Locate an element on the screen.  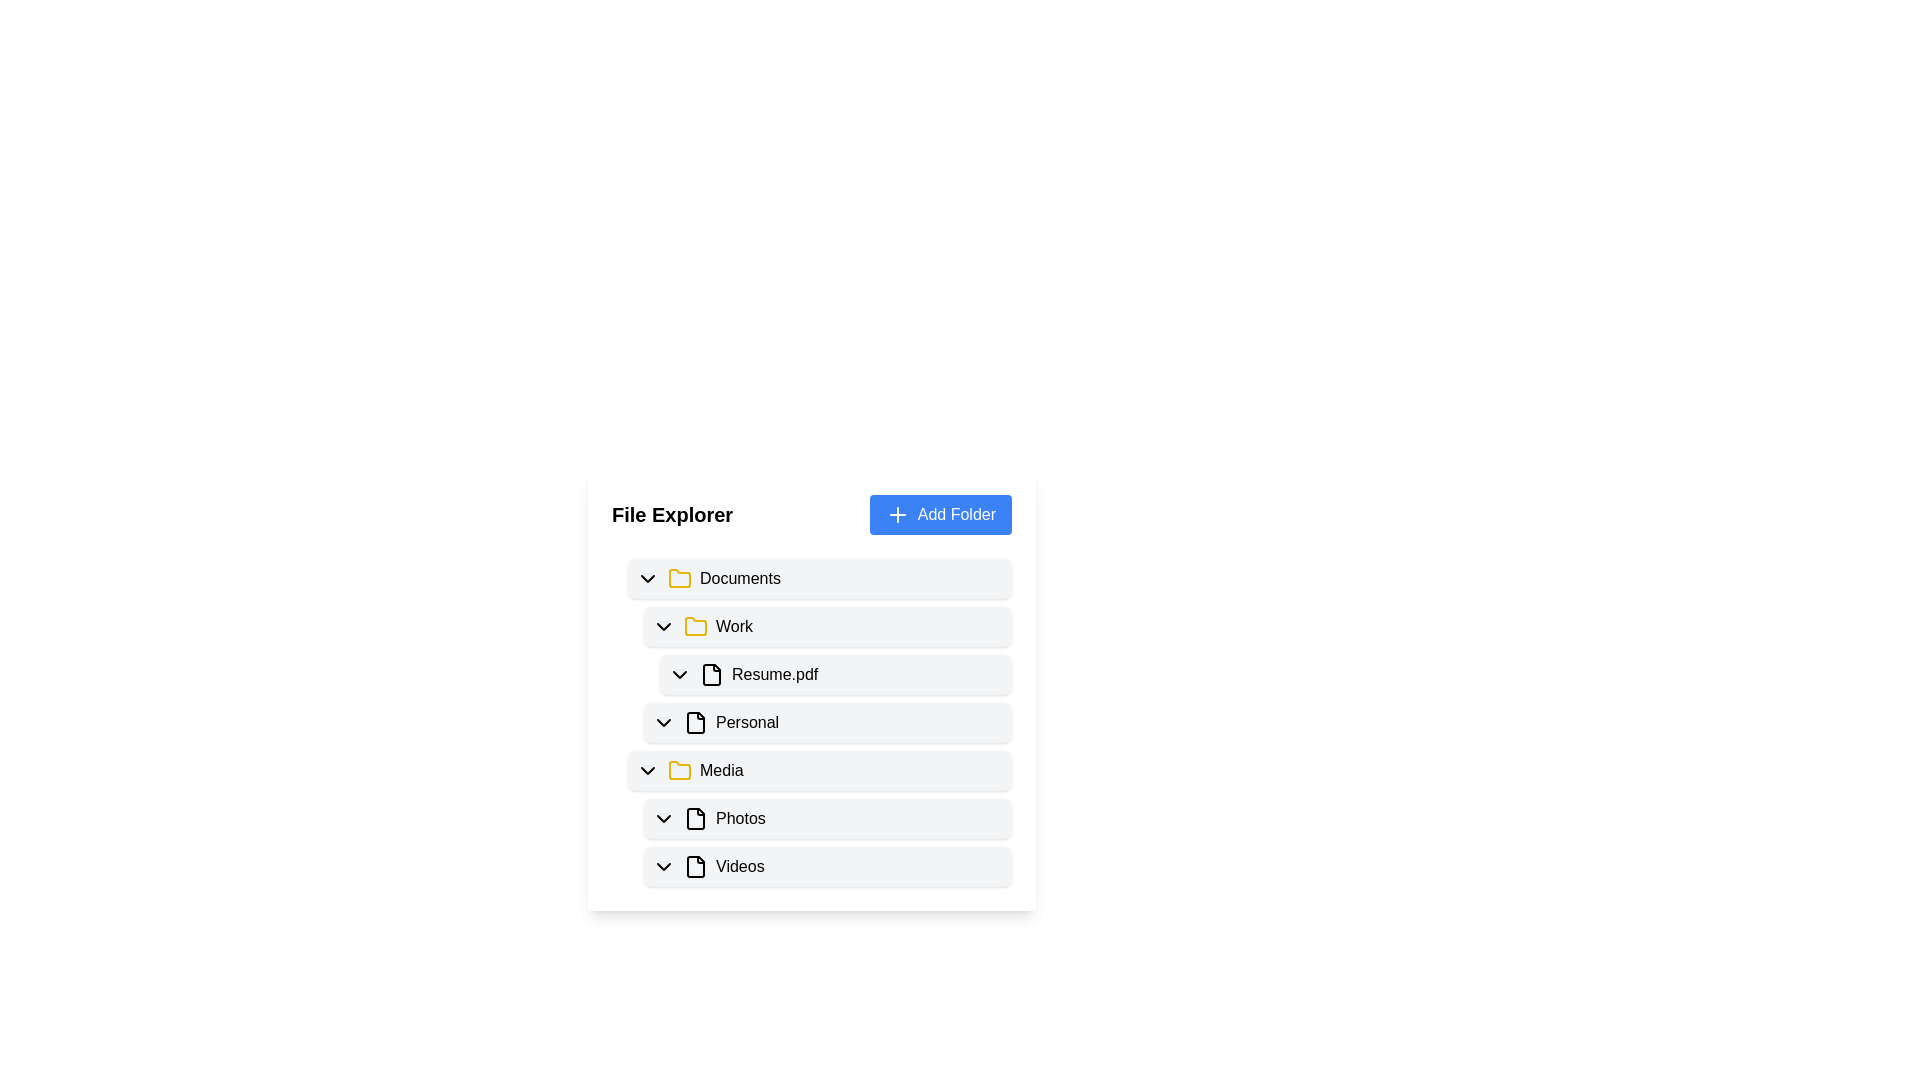
the folder icon styled with a yellow fill and black outlines, located to the left of the text 'Media' is located at coordinates (680, 770).